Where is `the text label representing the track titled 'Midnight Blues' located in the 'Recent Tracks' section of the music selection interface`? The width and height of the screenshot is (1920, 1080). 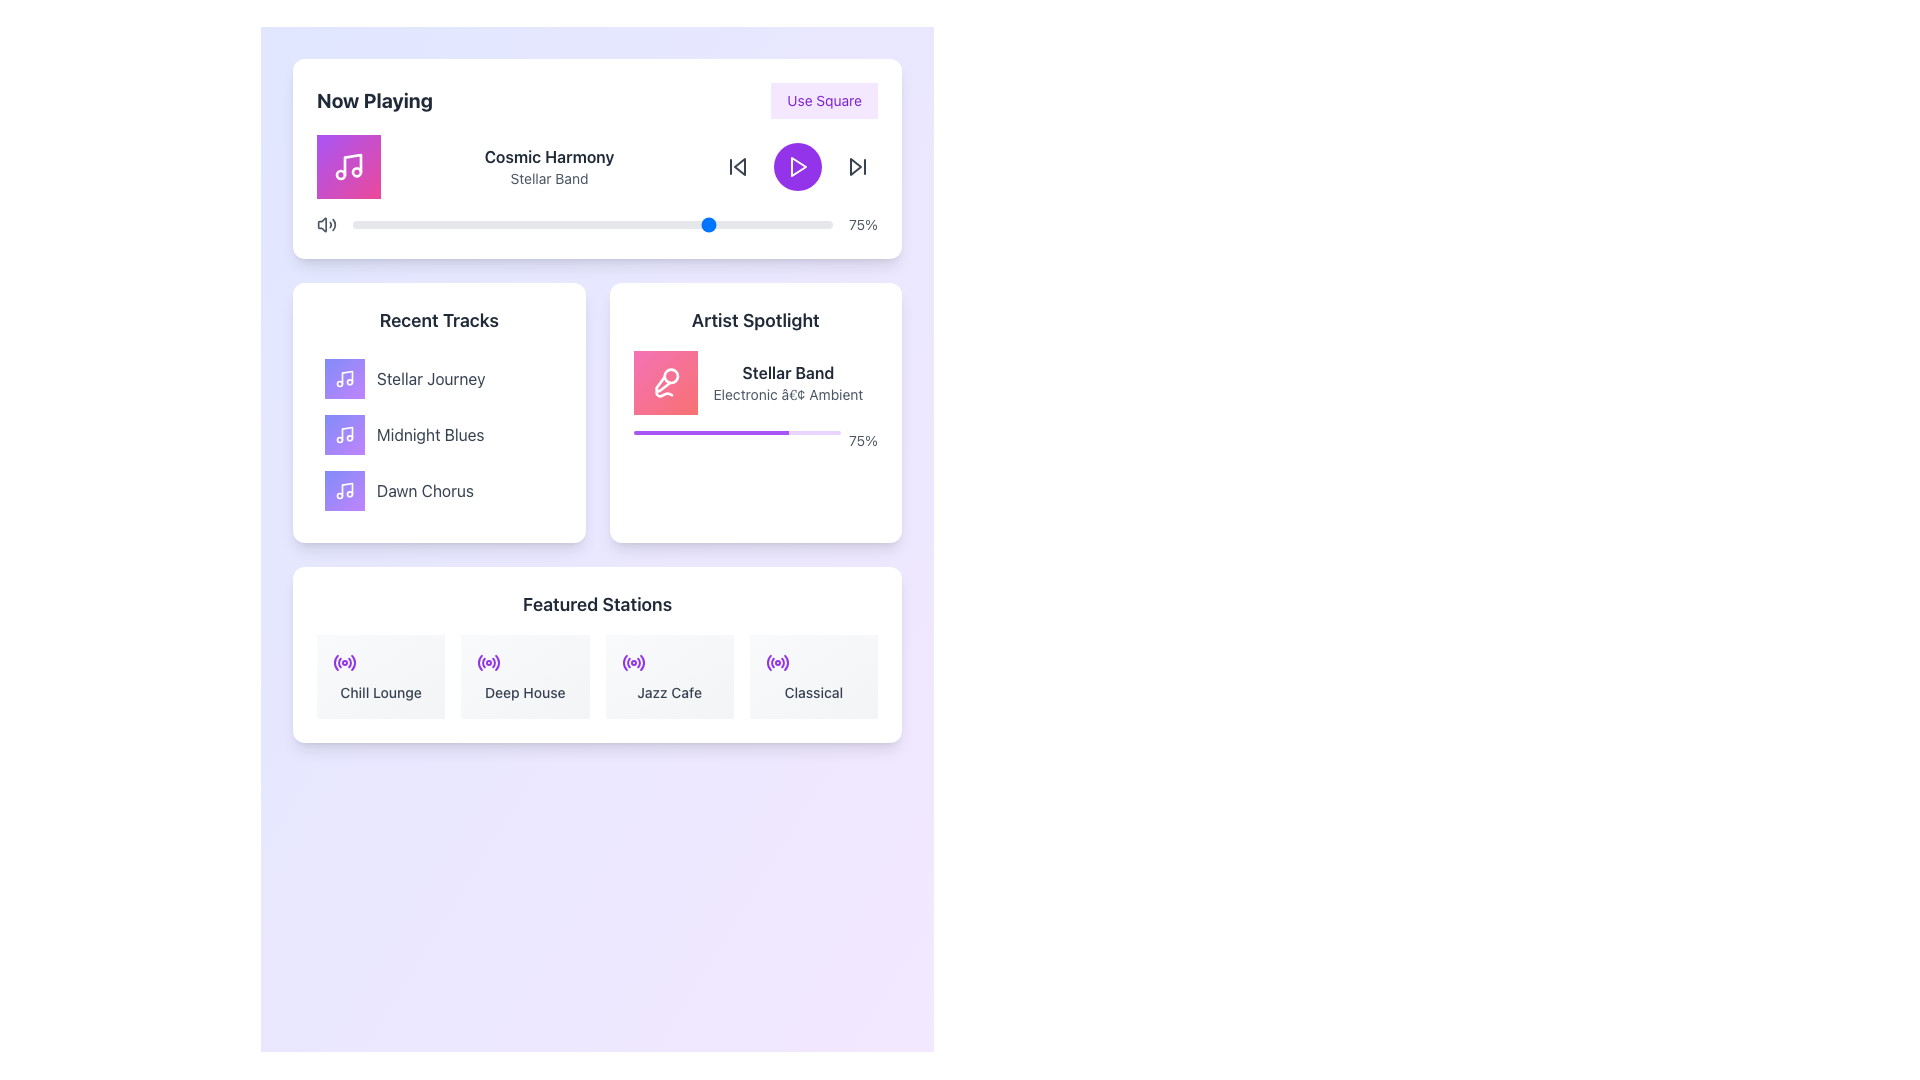 the text label representing the track titled 'Midnight Blues' located in the 'Recent Tracks' section of the music selection interface is located at coordinates (429, 434).